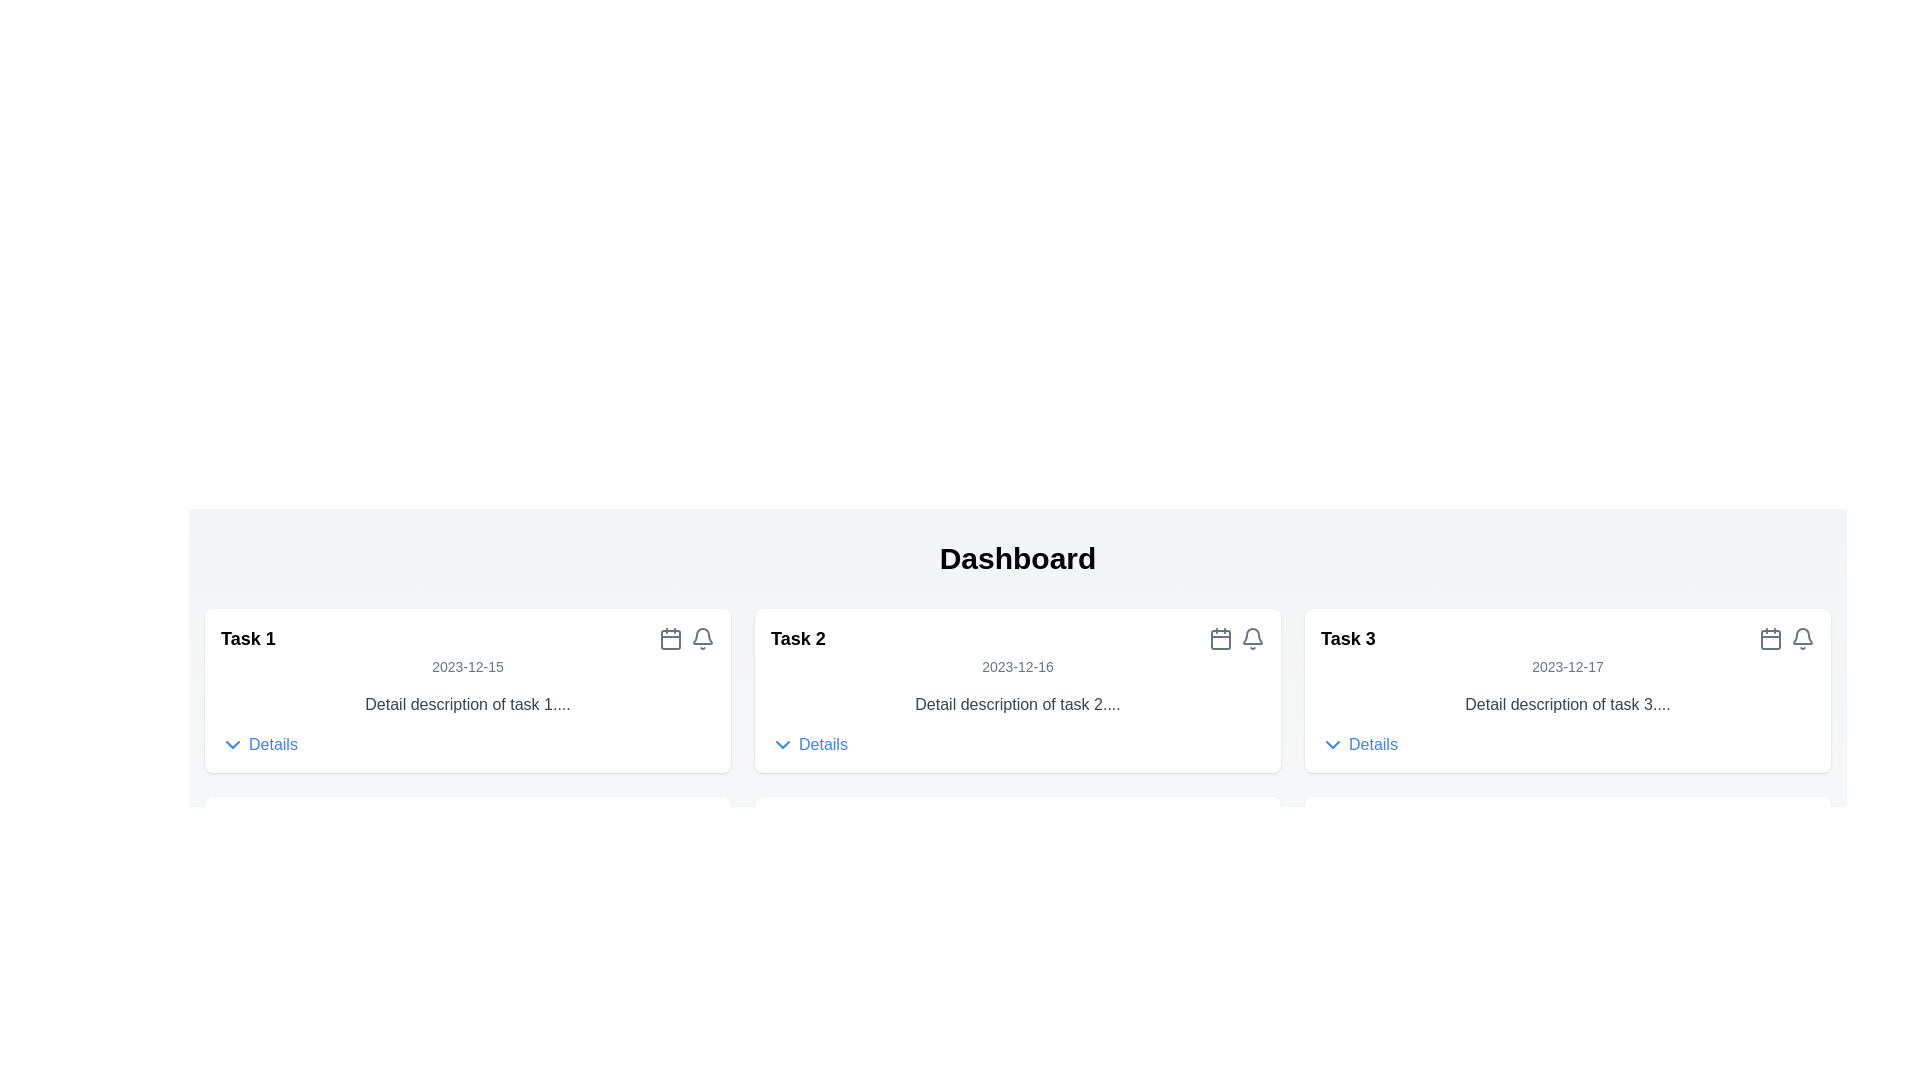 The height and width of the screenshot is (1080, 1920). What do you see at coordinates (1333, 744) in the screenshot?
I see `the downward chevron SVG icon located at the bottom-right of the 'Task 3' card` at bounding box center [1333, 744].